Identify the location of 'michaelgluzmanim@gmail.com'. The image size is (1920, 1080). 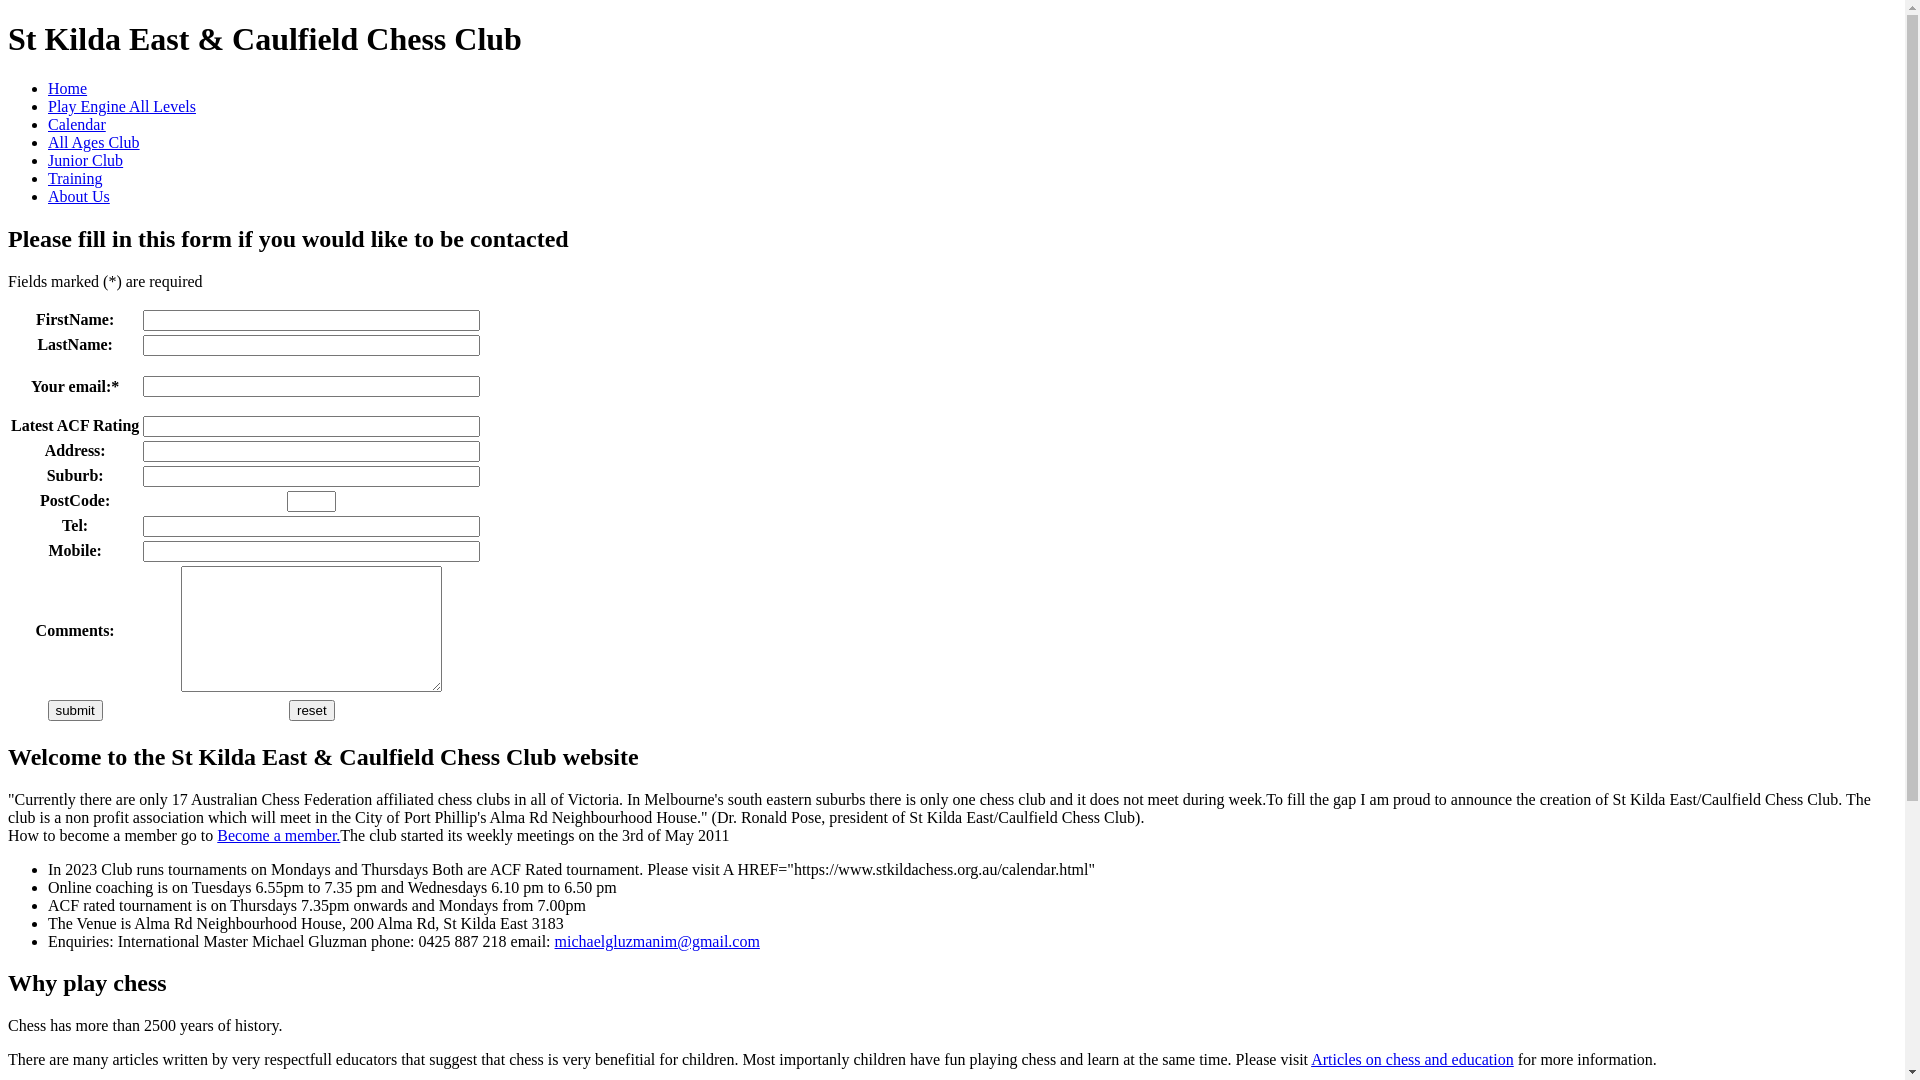
(657, 940).